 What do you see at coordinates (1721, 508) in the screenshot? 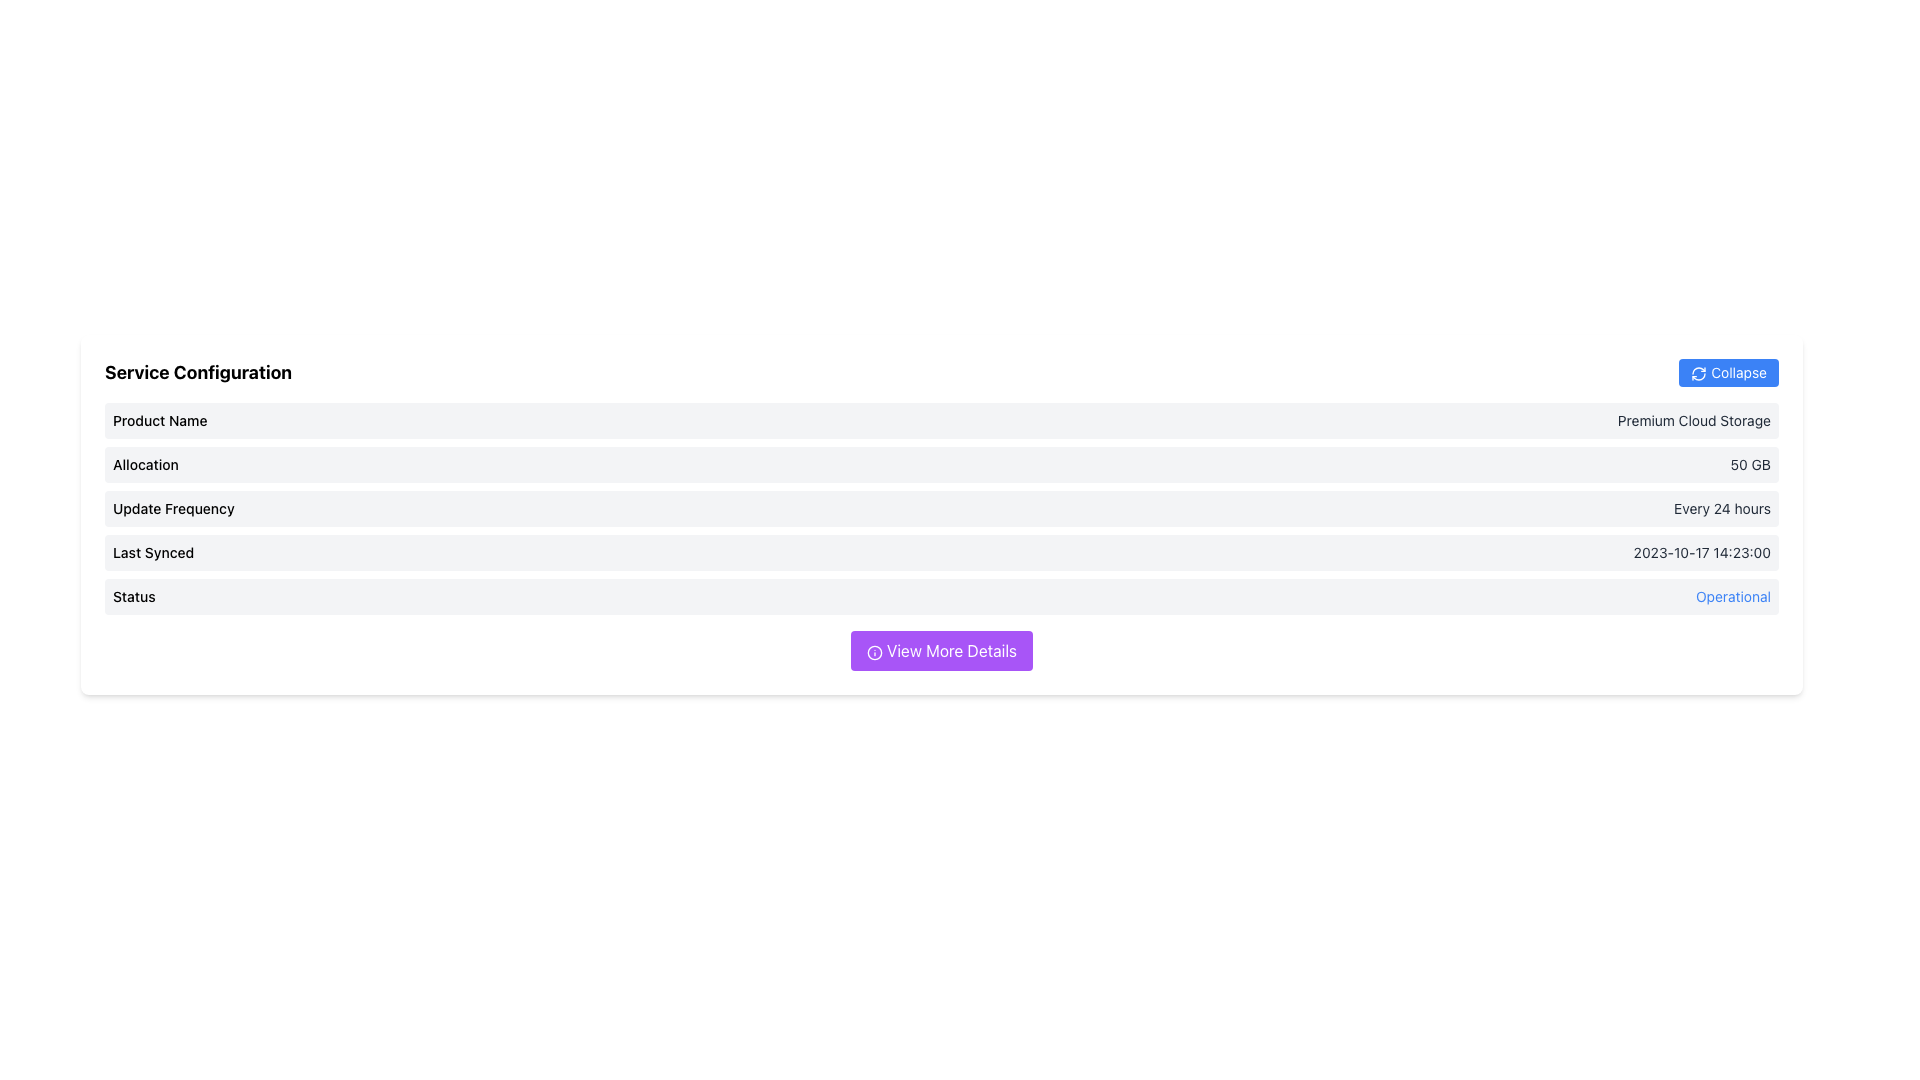
I see `the Text Label element displaying 'Every 24 hours', which is styled in gray and located next to 'Update Frequency'` at bounding box center [1721, 508].